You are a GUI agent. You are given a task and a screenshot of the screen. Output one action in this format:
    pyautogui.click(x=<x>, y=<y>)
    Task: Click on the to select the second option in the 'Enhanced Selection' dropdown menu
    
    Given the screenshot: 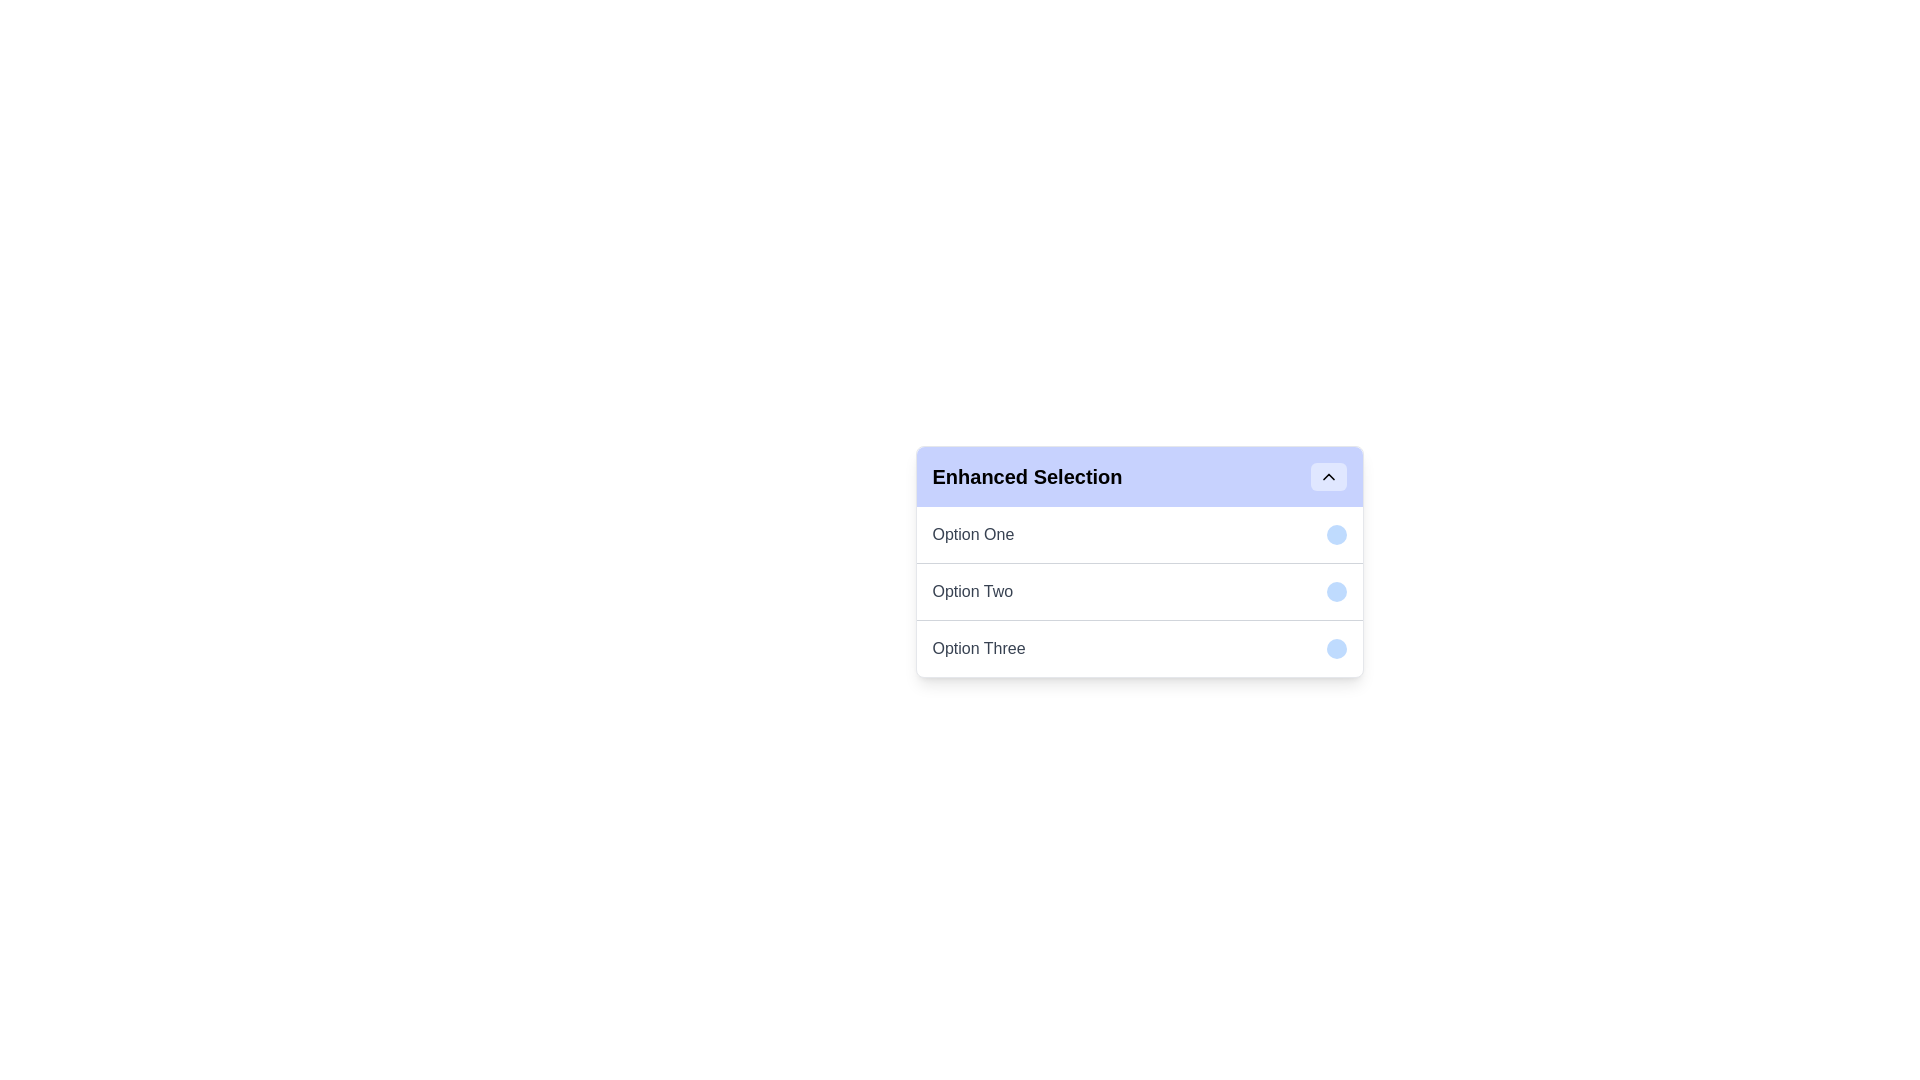 What is the action you would take?
    pyautogui.click(x=1139, y=590)
    